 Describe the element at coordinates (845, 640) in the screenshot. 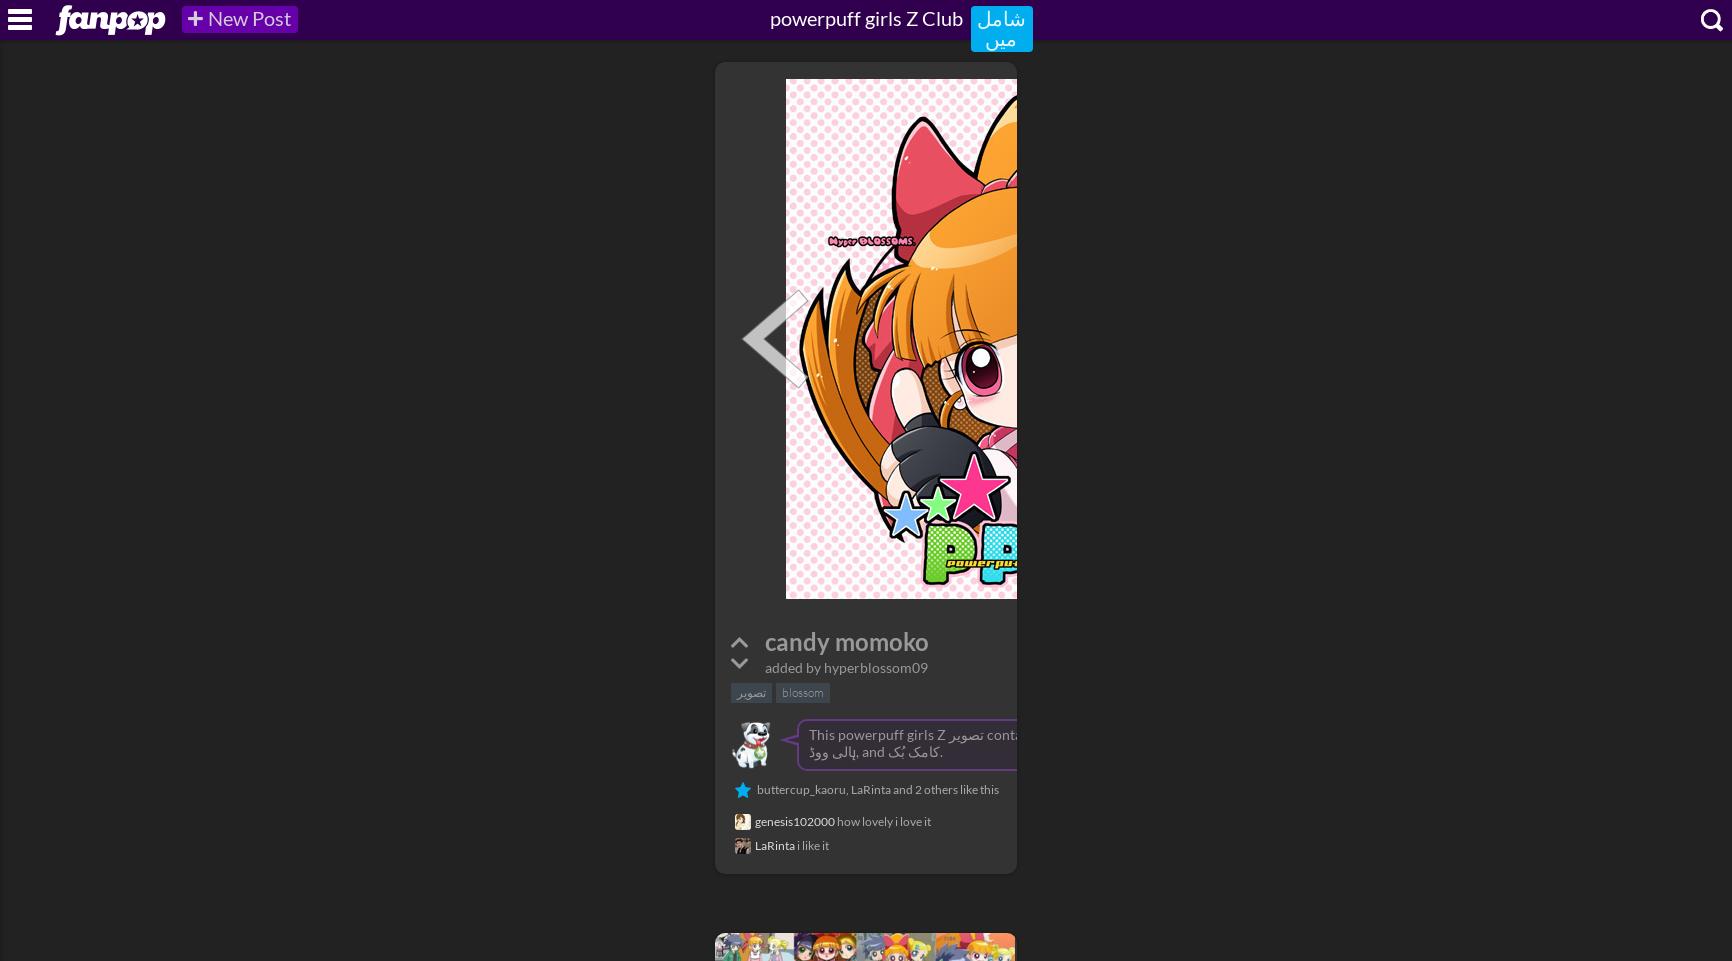

I see `'candy momoko'` at that location.